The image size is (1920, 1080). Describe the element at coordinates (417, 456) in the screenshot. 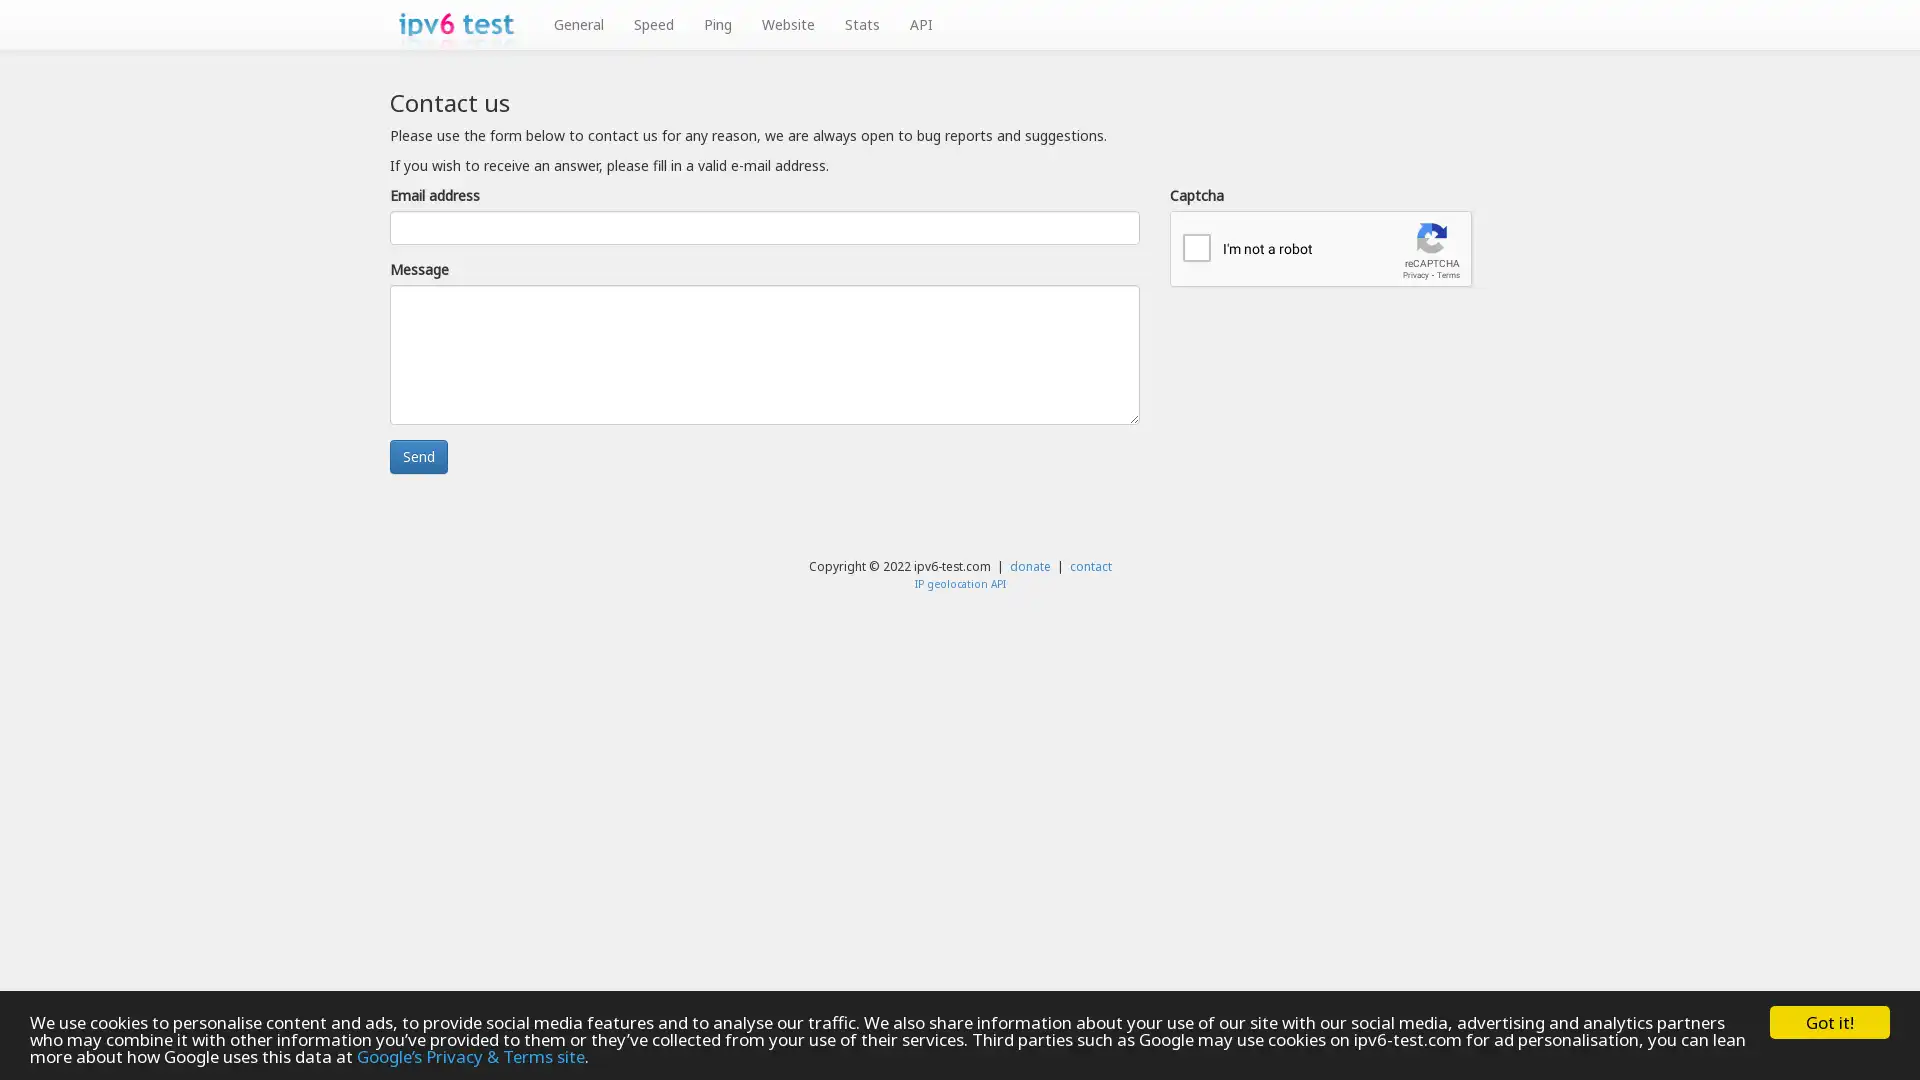

I see `Send` at that location.